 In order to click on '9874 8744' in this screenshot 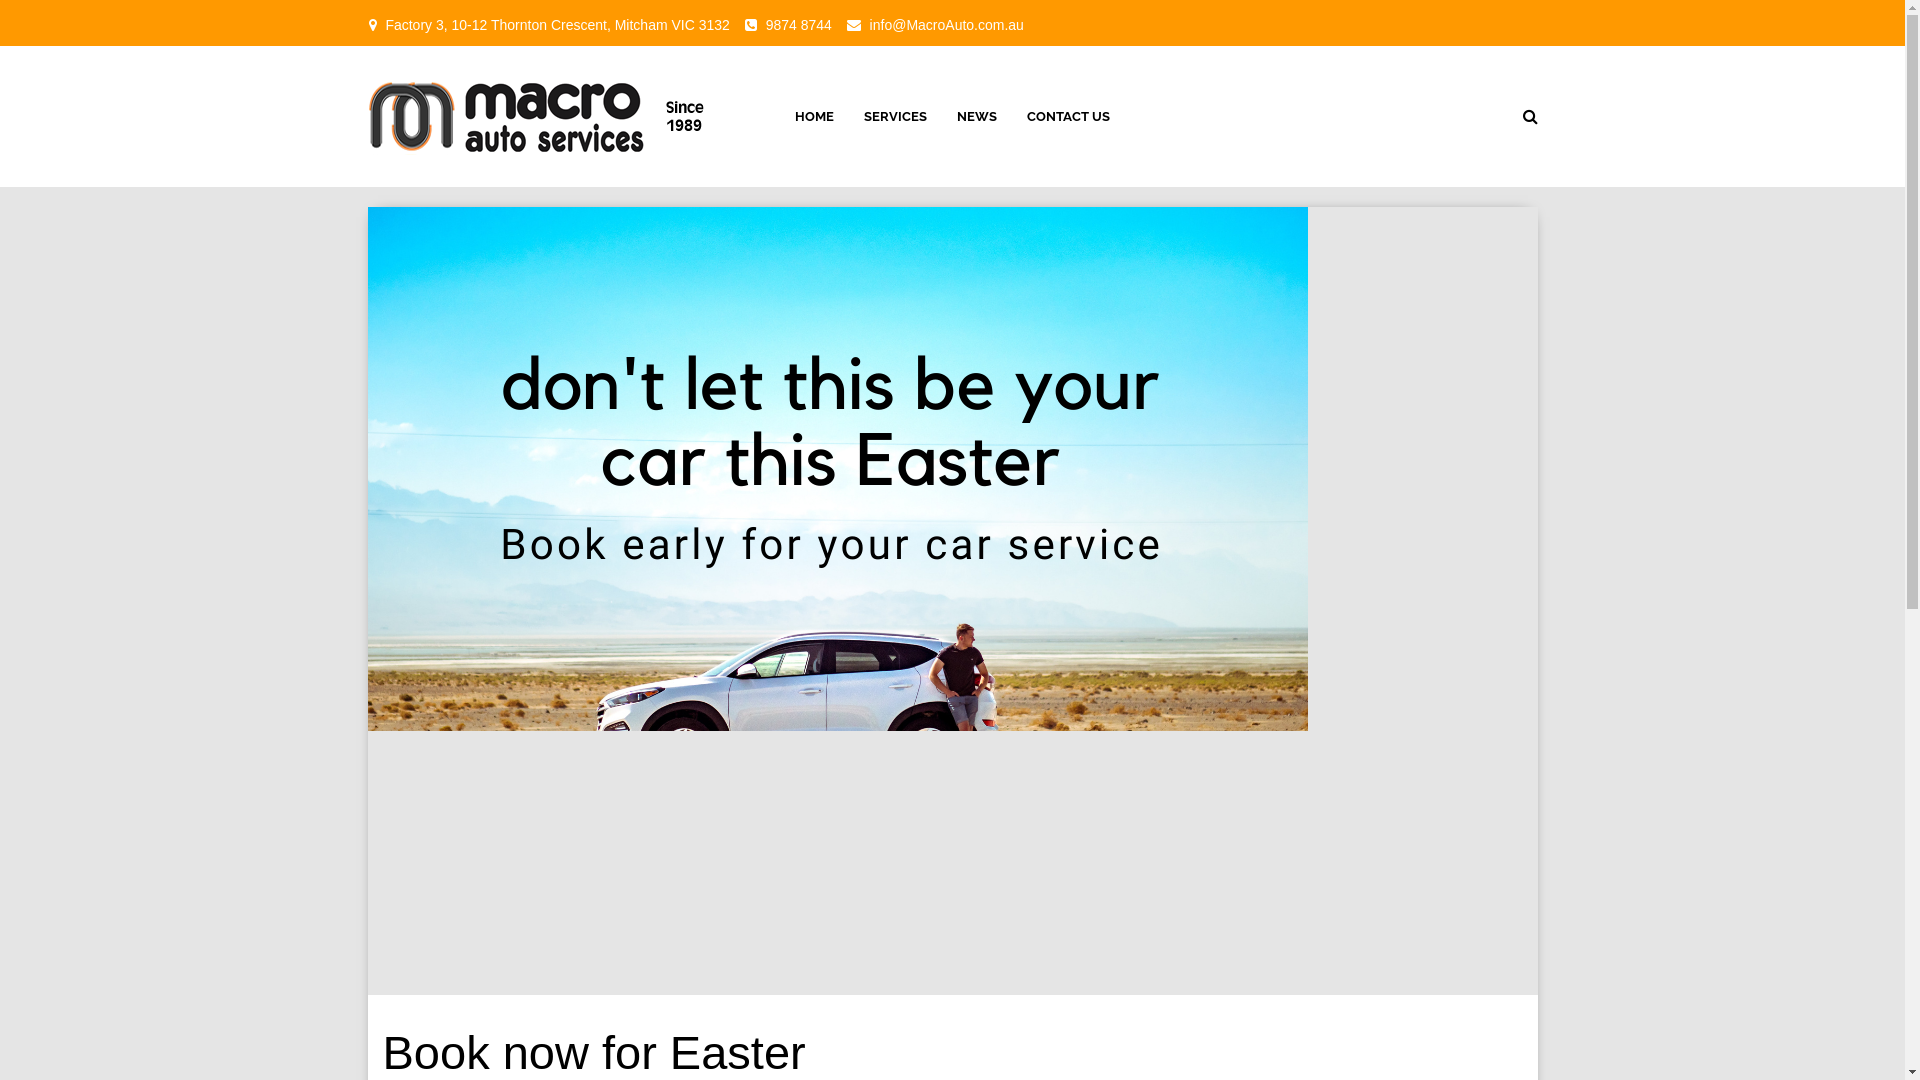, I will do `click(765, 24)`.